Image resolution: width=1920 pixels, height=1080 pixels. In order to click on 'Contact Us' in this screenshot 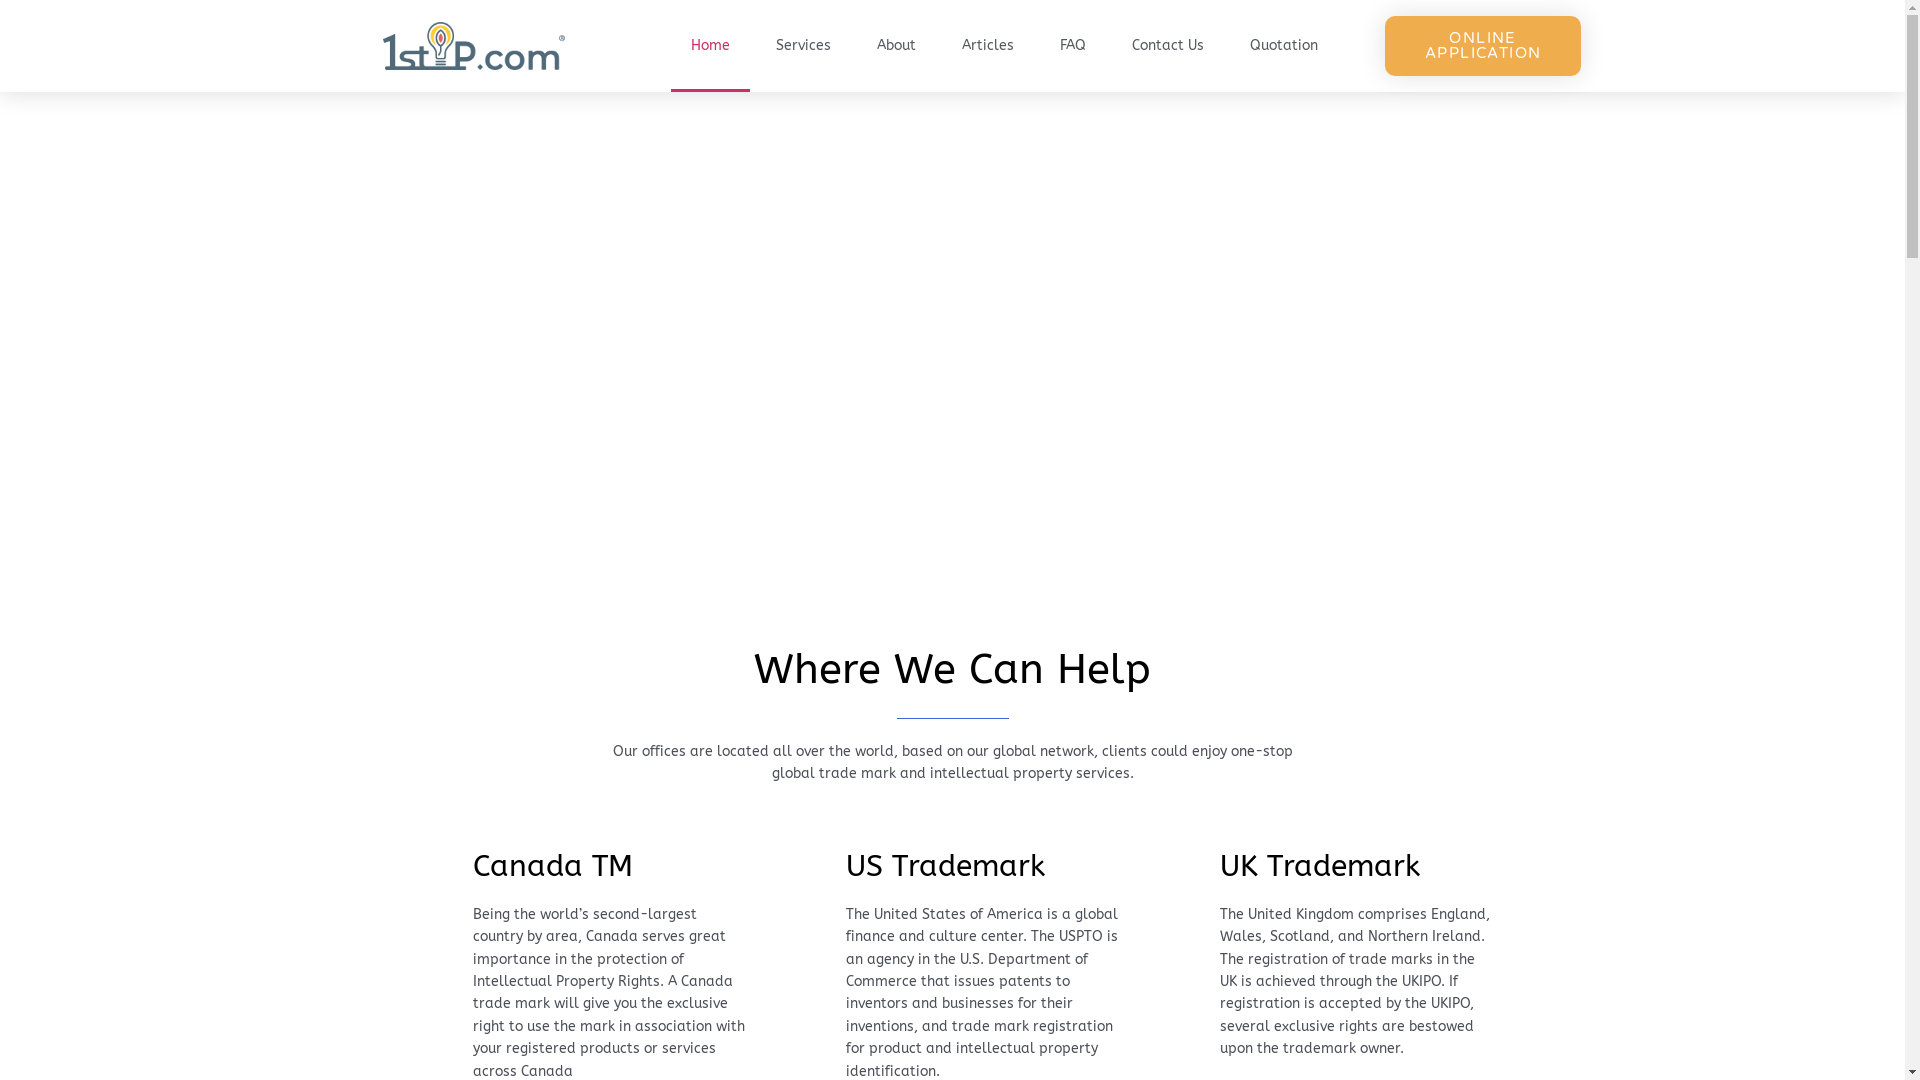, I will do `click(1111, 45)`.